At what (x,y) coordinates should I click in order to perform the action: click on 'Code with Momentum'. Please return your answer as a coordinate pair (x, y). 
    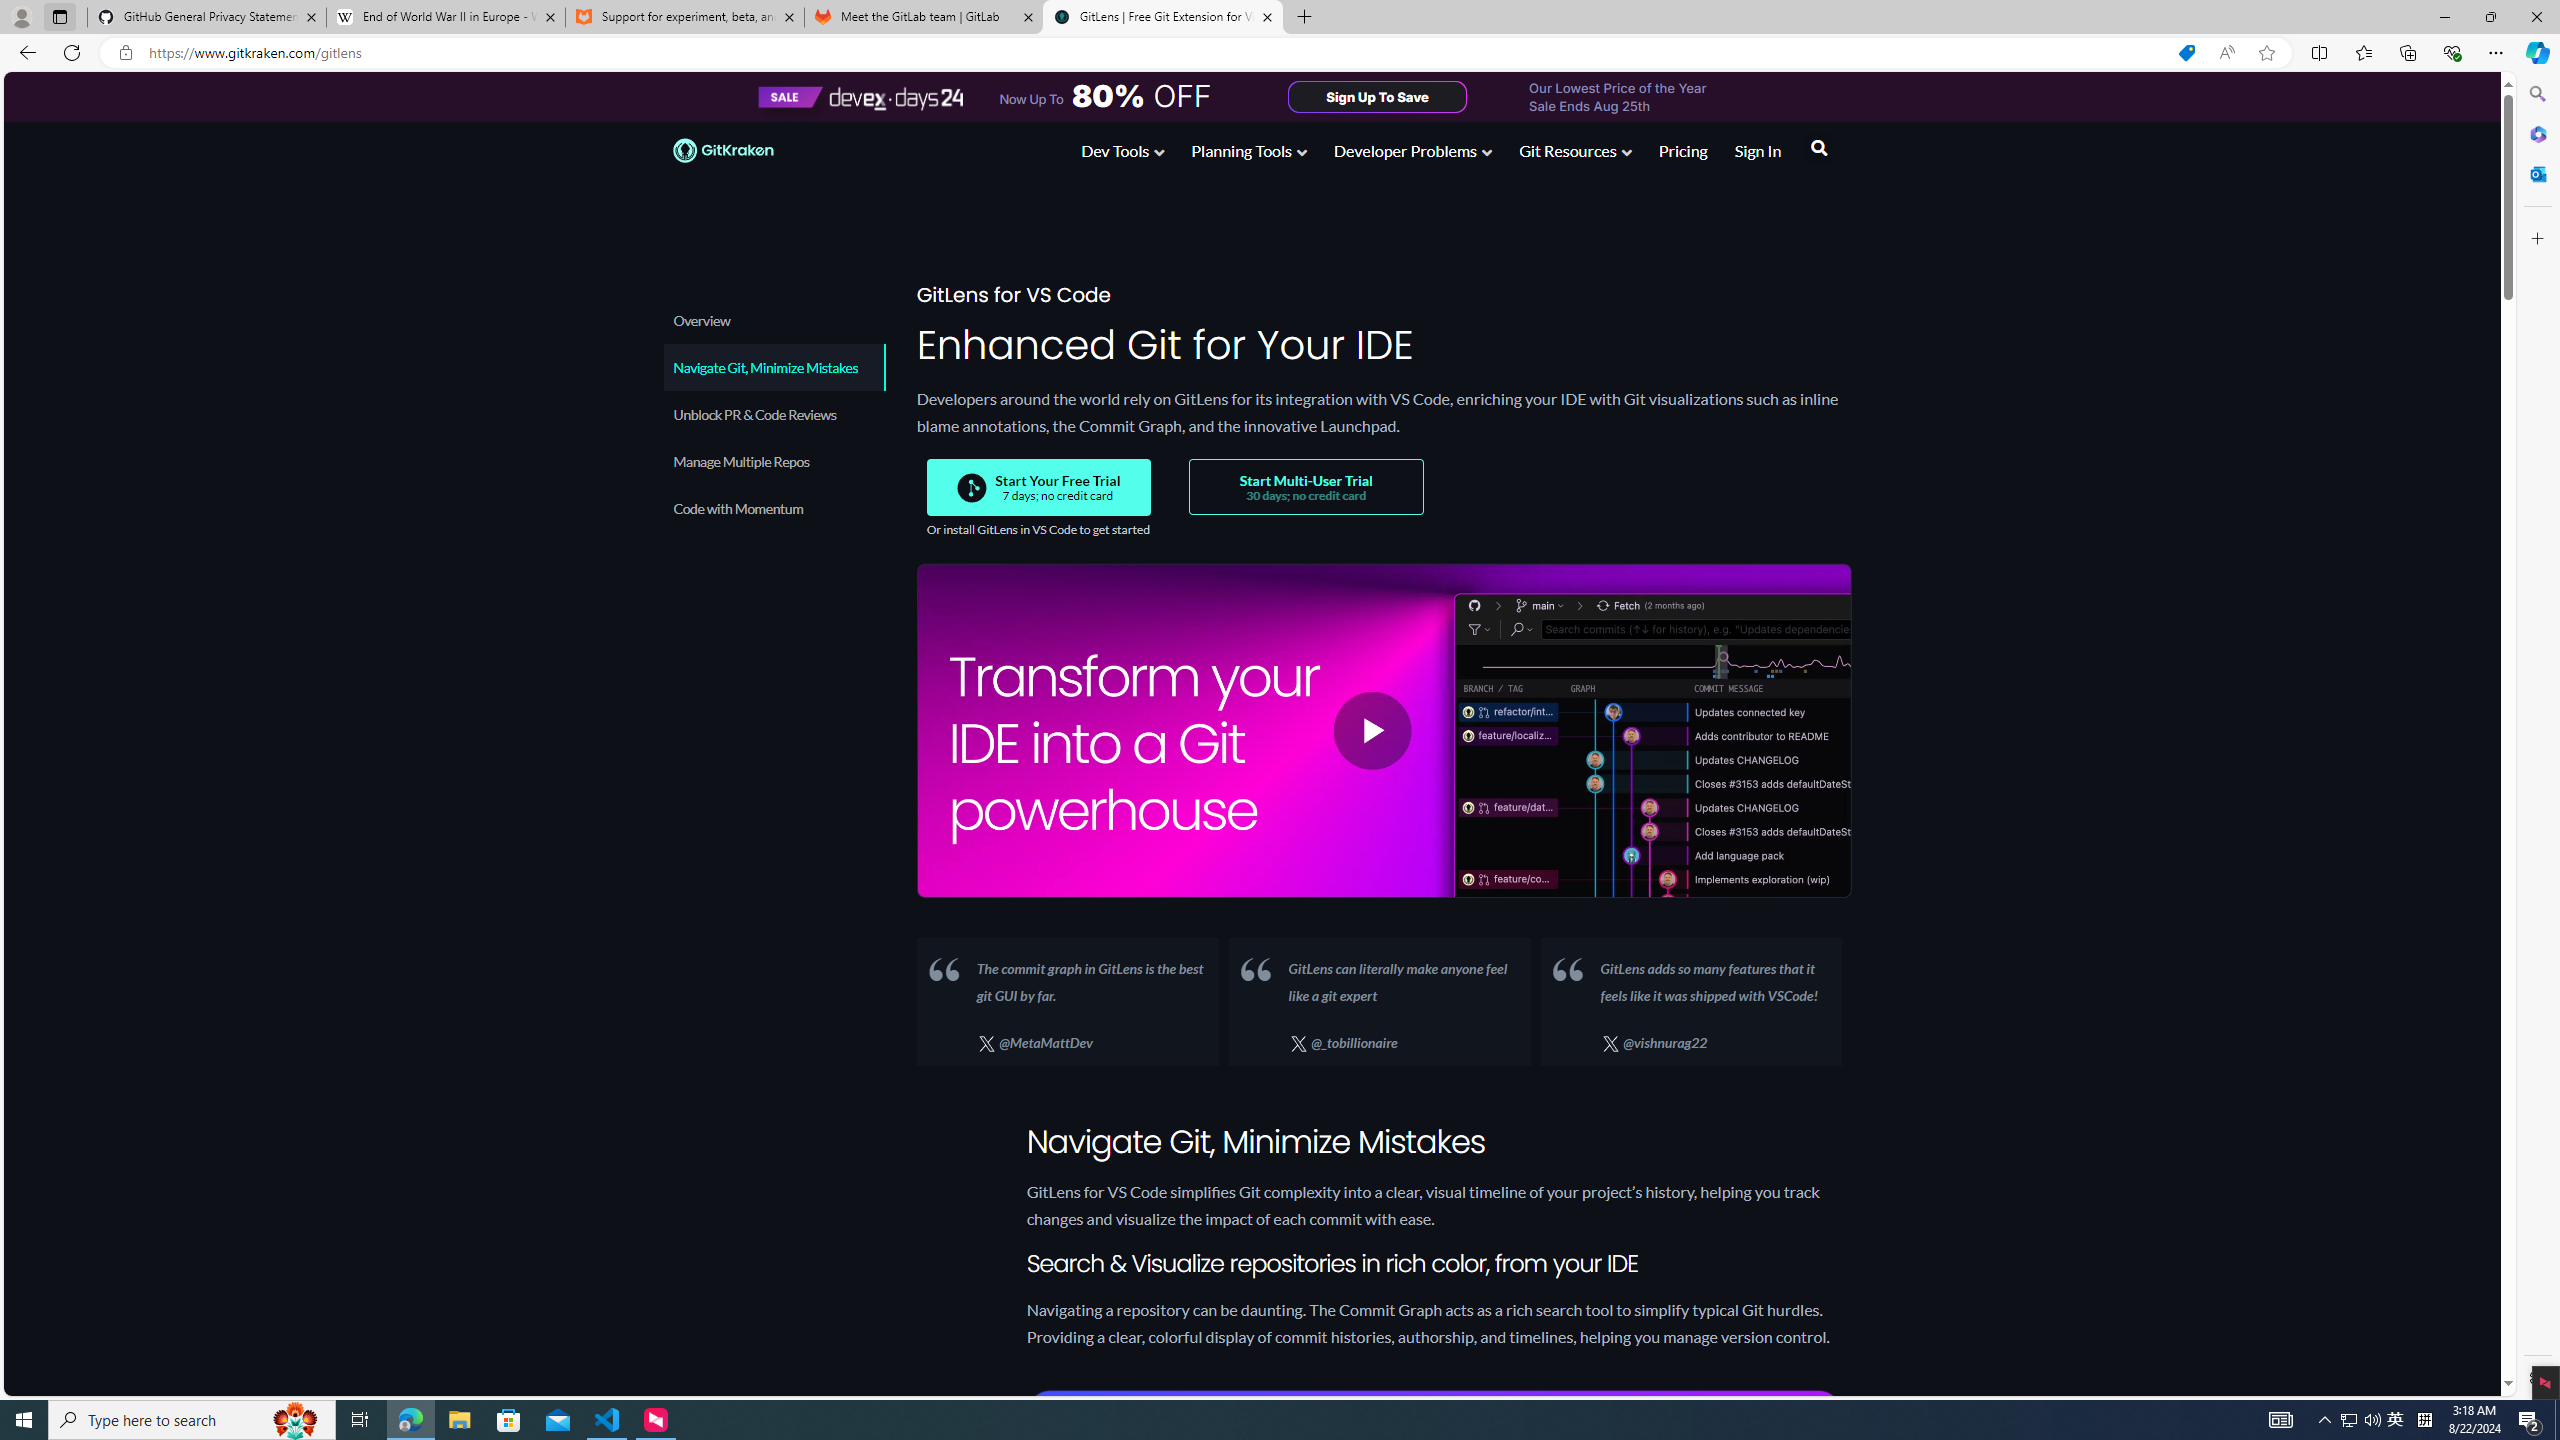
    Looking at the image, I should click on (774, 508).